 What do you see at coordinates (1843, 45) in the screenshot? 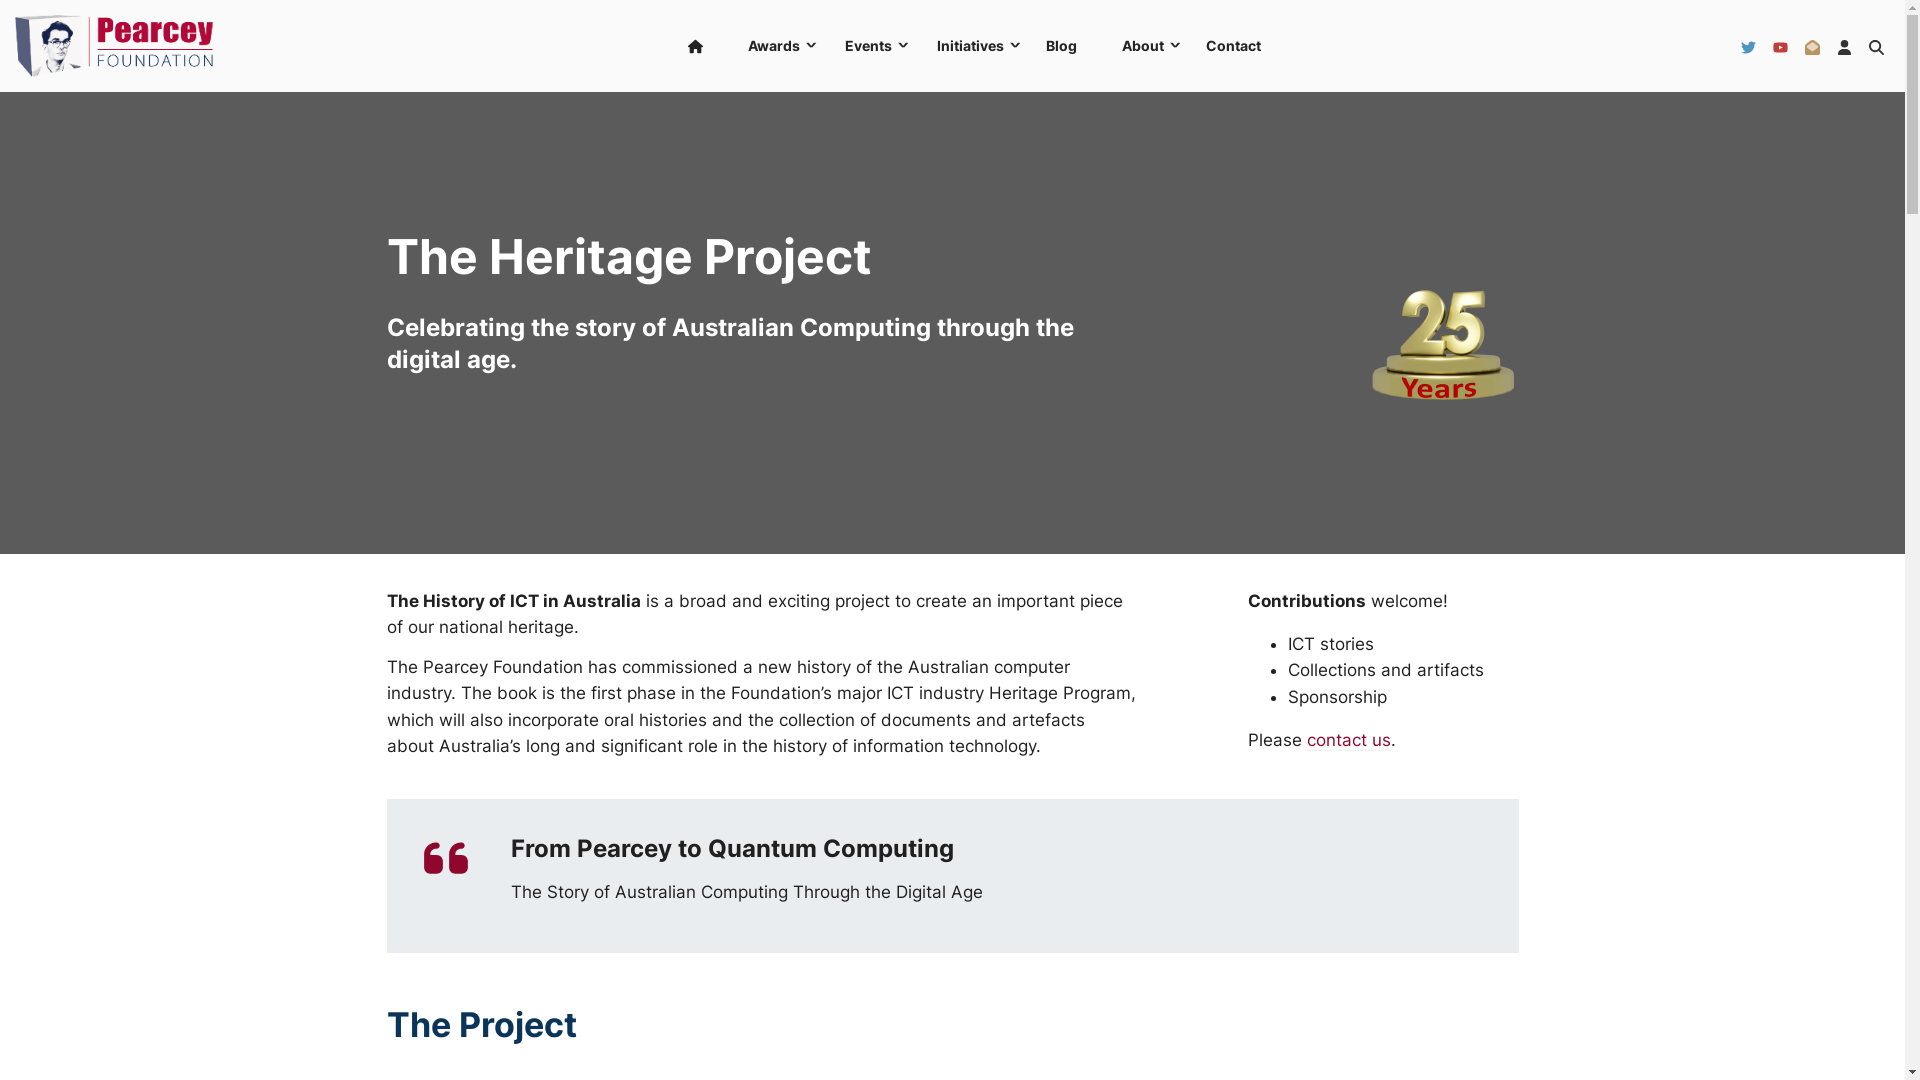
I see `'Profile'` at bounding box center [1843, 45].